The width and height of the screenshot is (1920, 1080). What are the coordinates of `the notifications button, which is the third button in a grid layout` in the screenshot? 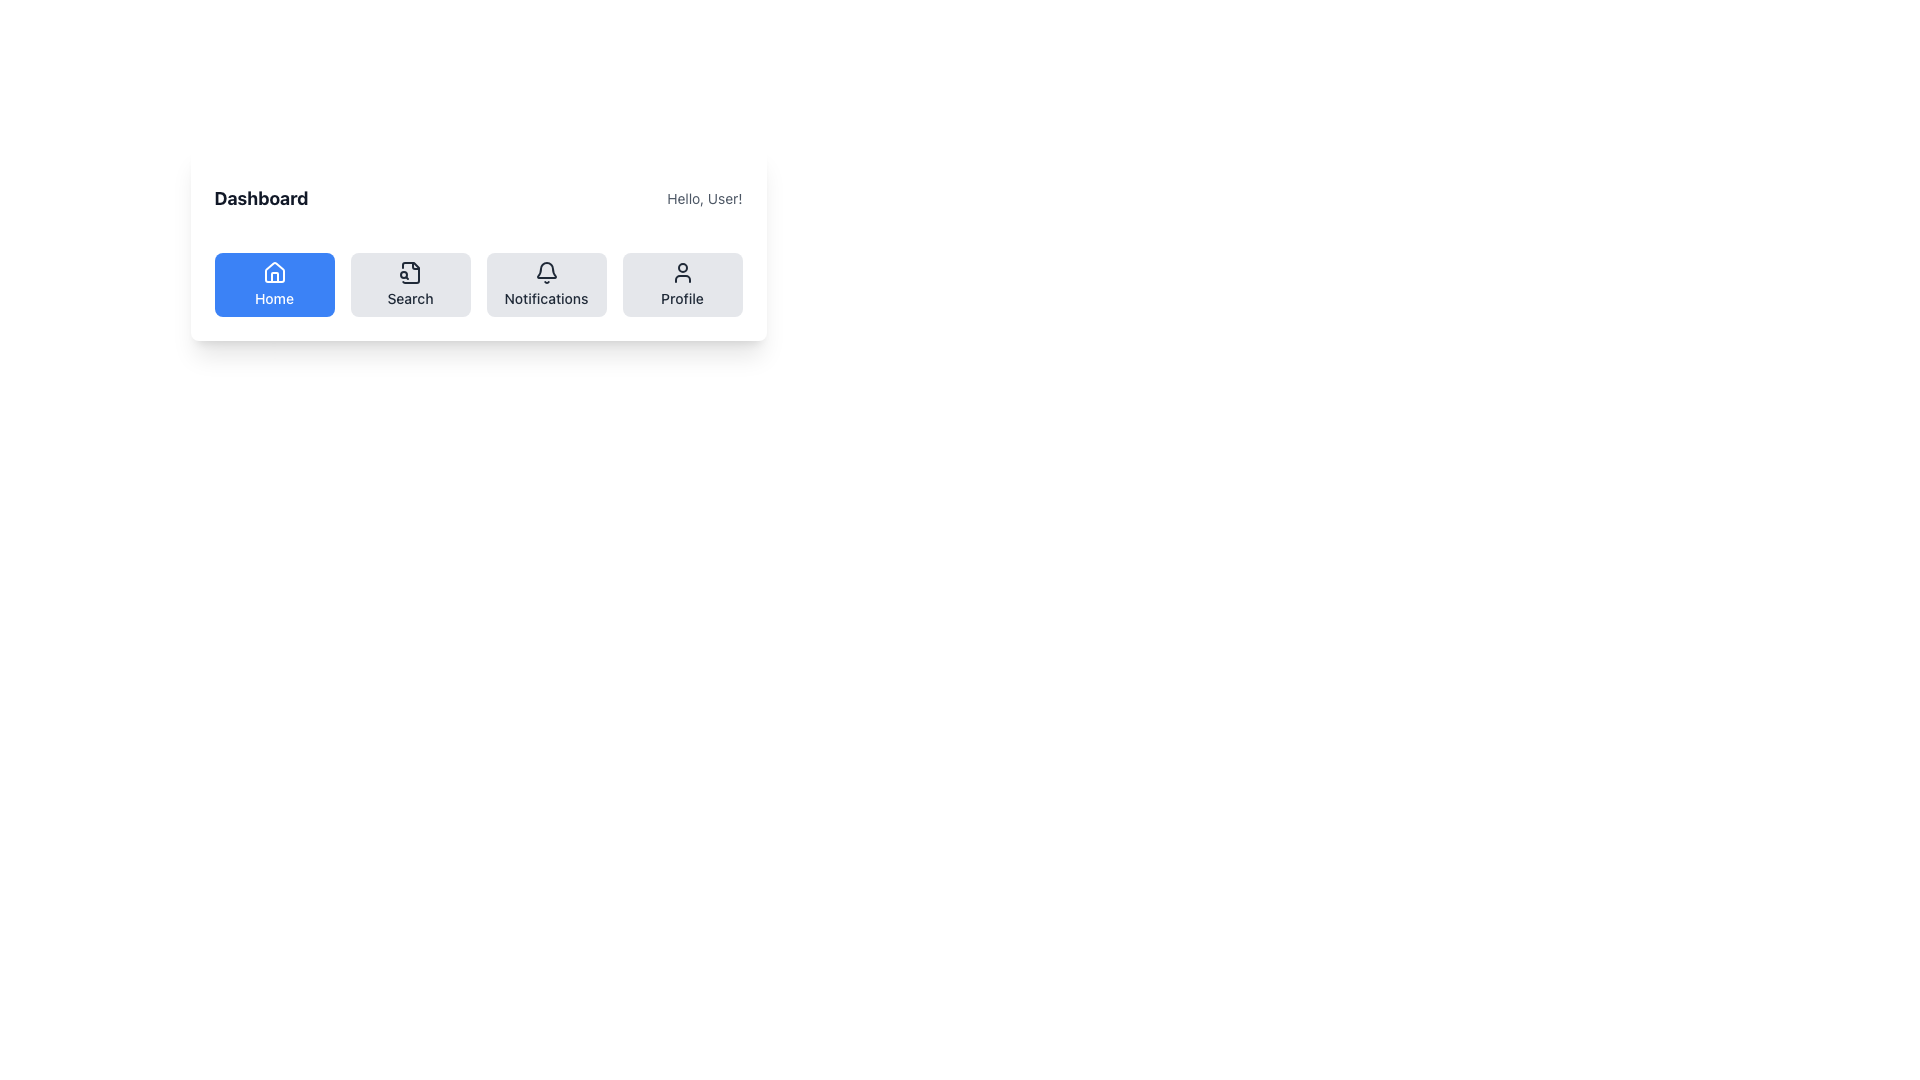 It's located at (546, 285).